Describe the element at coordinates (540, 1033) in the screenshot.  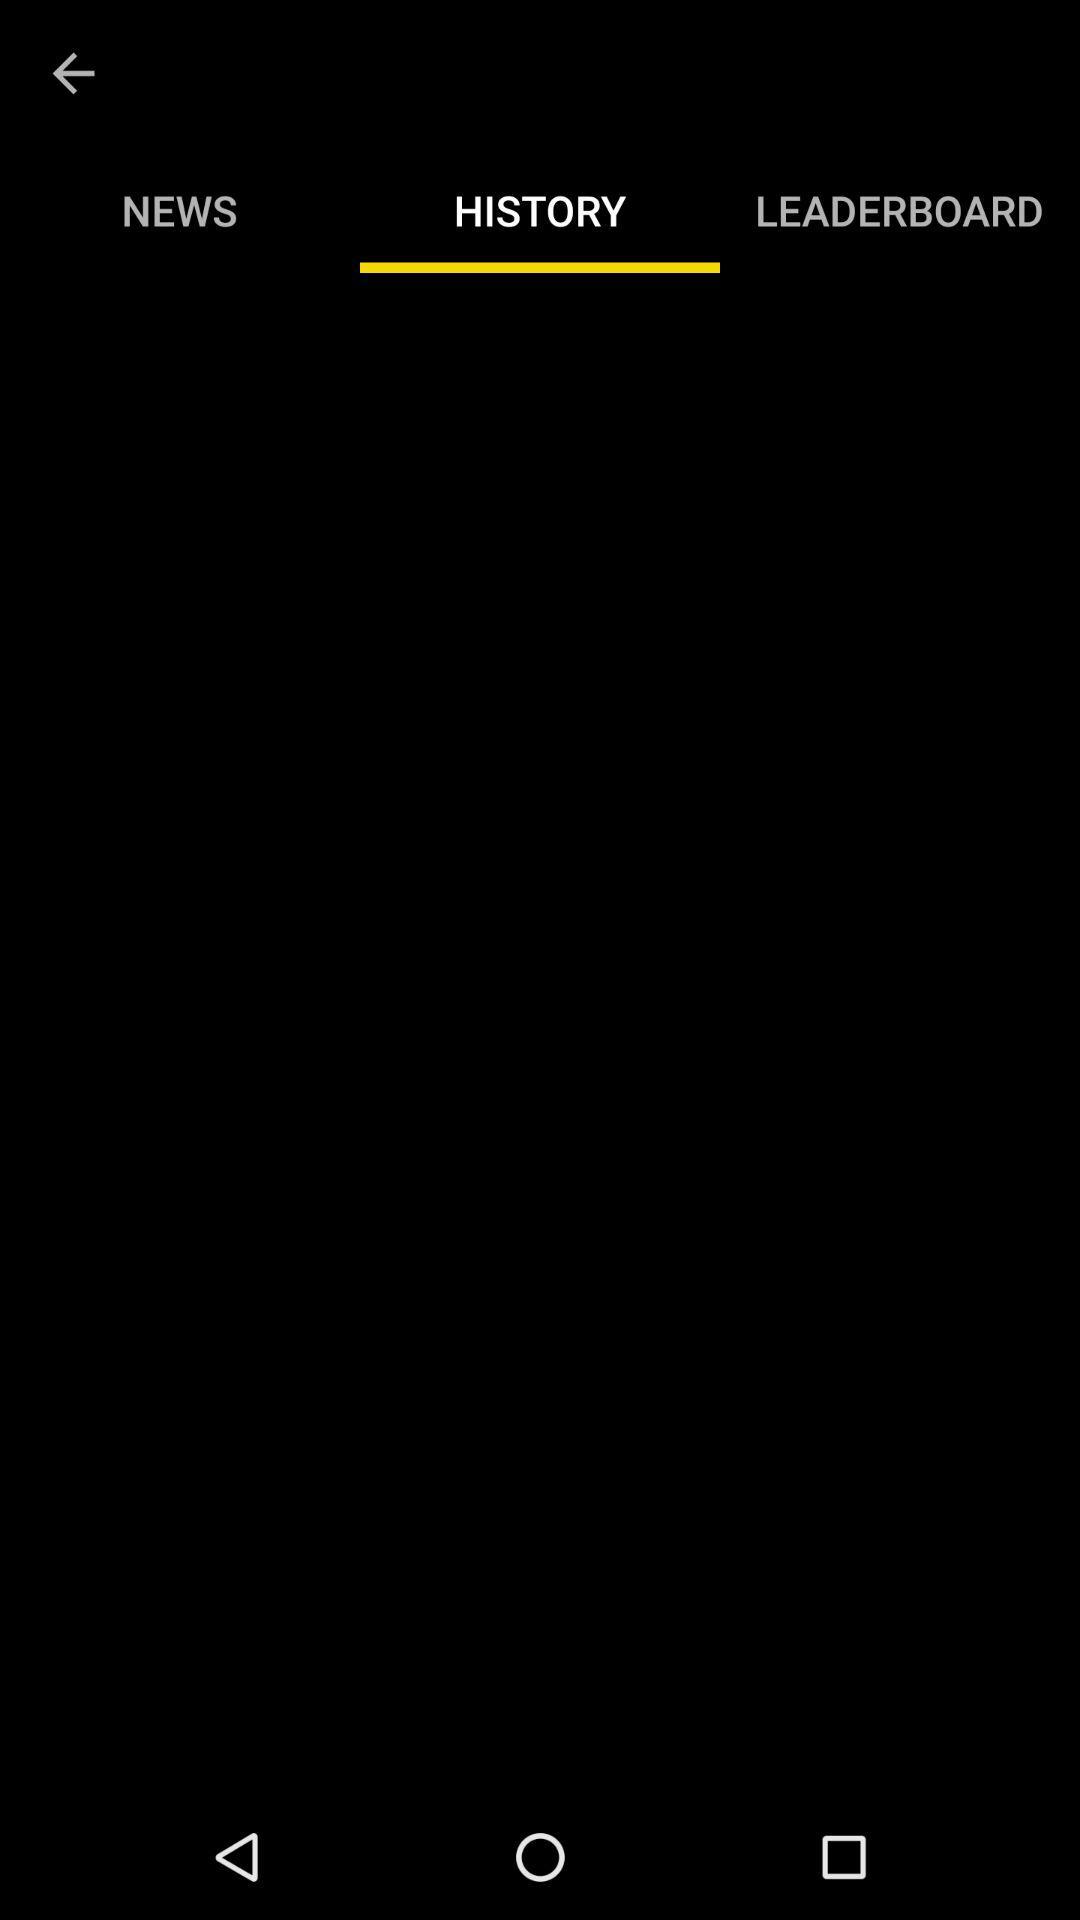
I see `item below the news item` at that location.